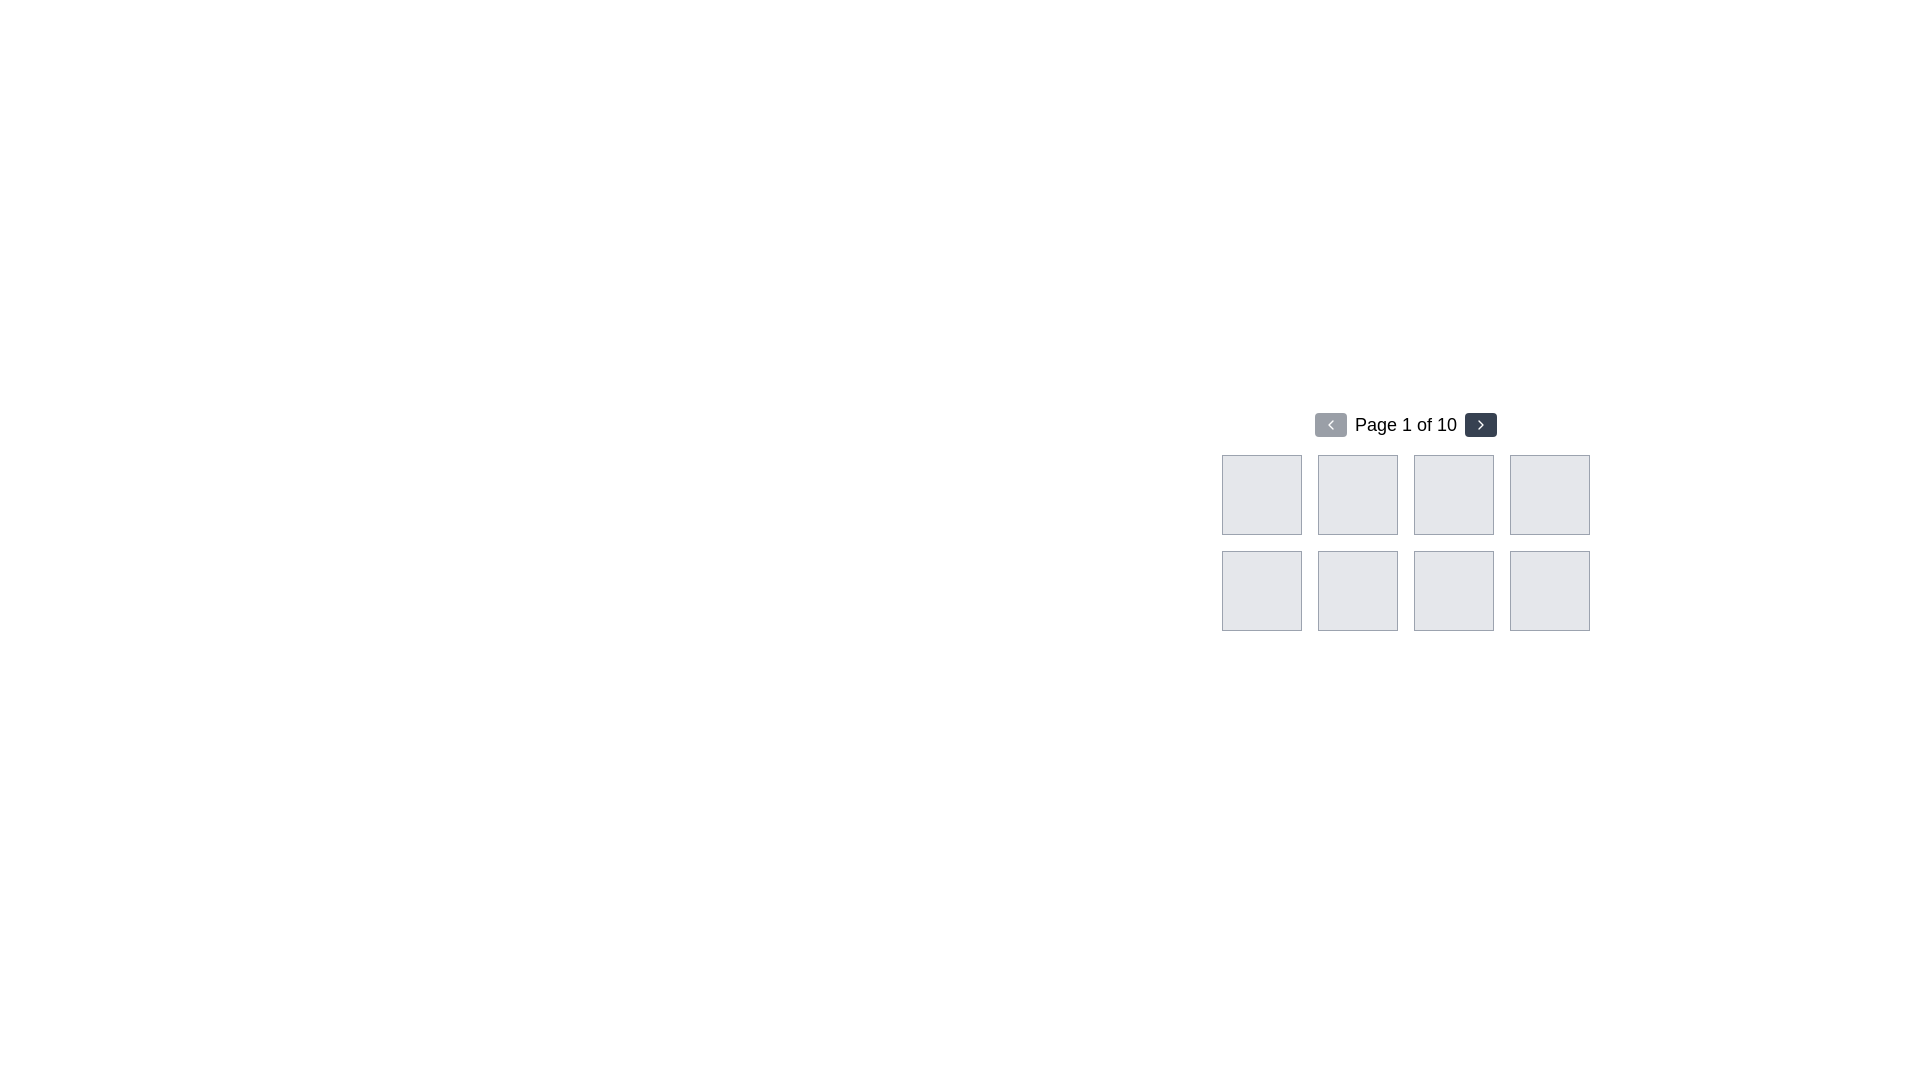  I want to click on the square tile with a light gray background and medium gray border located in the first column of the second row in a 4x2 grid layout, so click(1261, 589).